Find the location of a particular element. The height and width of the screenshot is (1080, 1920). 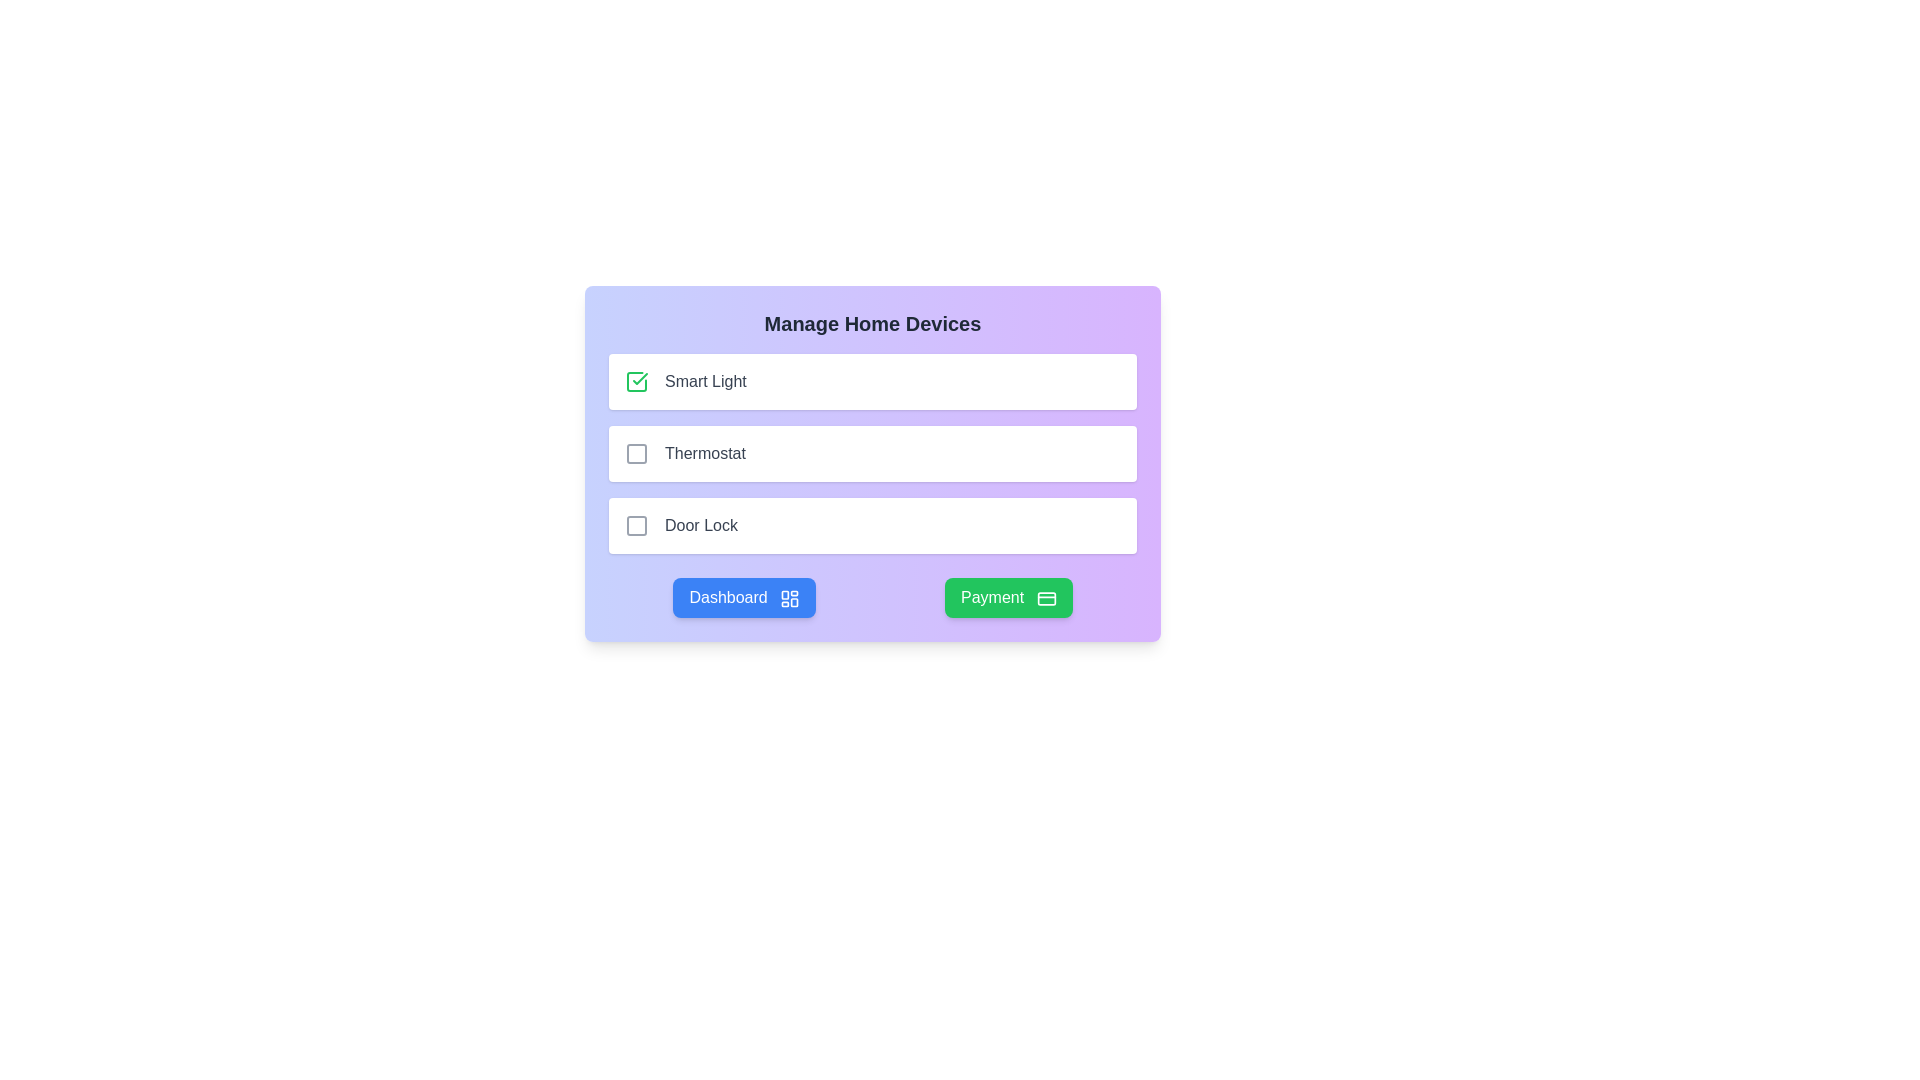

the 'Dashboard' button, which has a blue background and white text is located at coordinates (743, 596).